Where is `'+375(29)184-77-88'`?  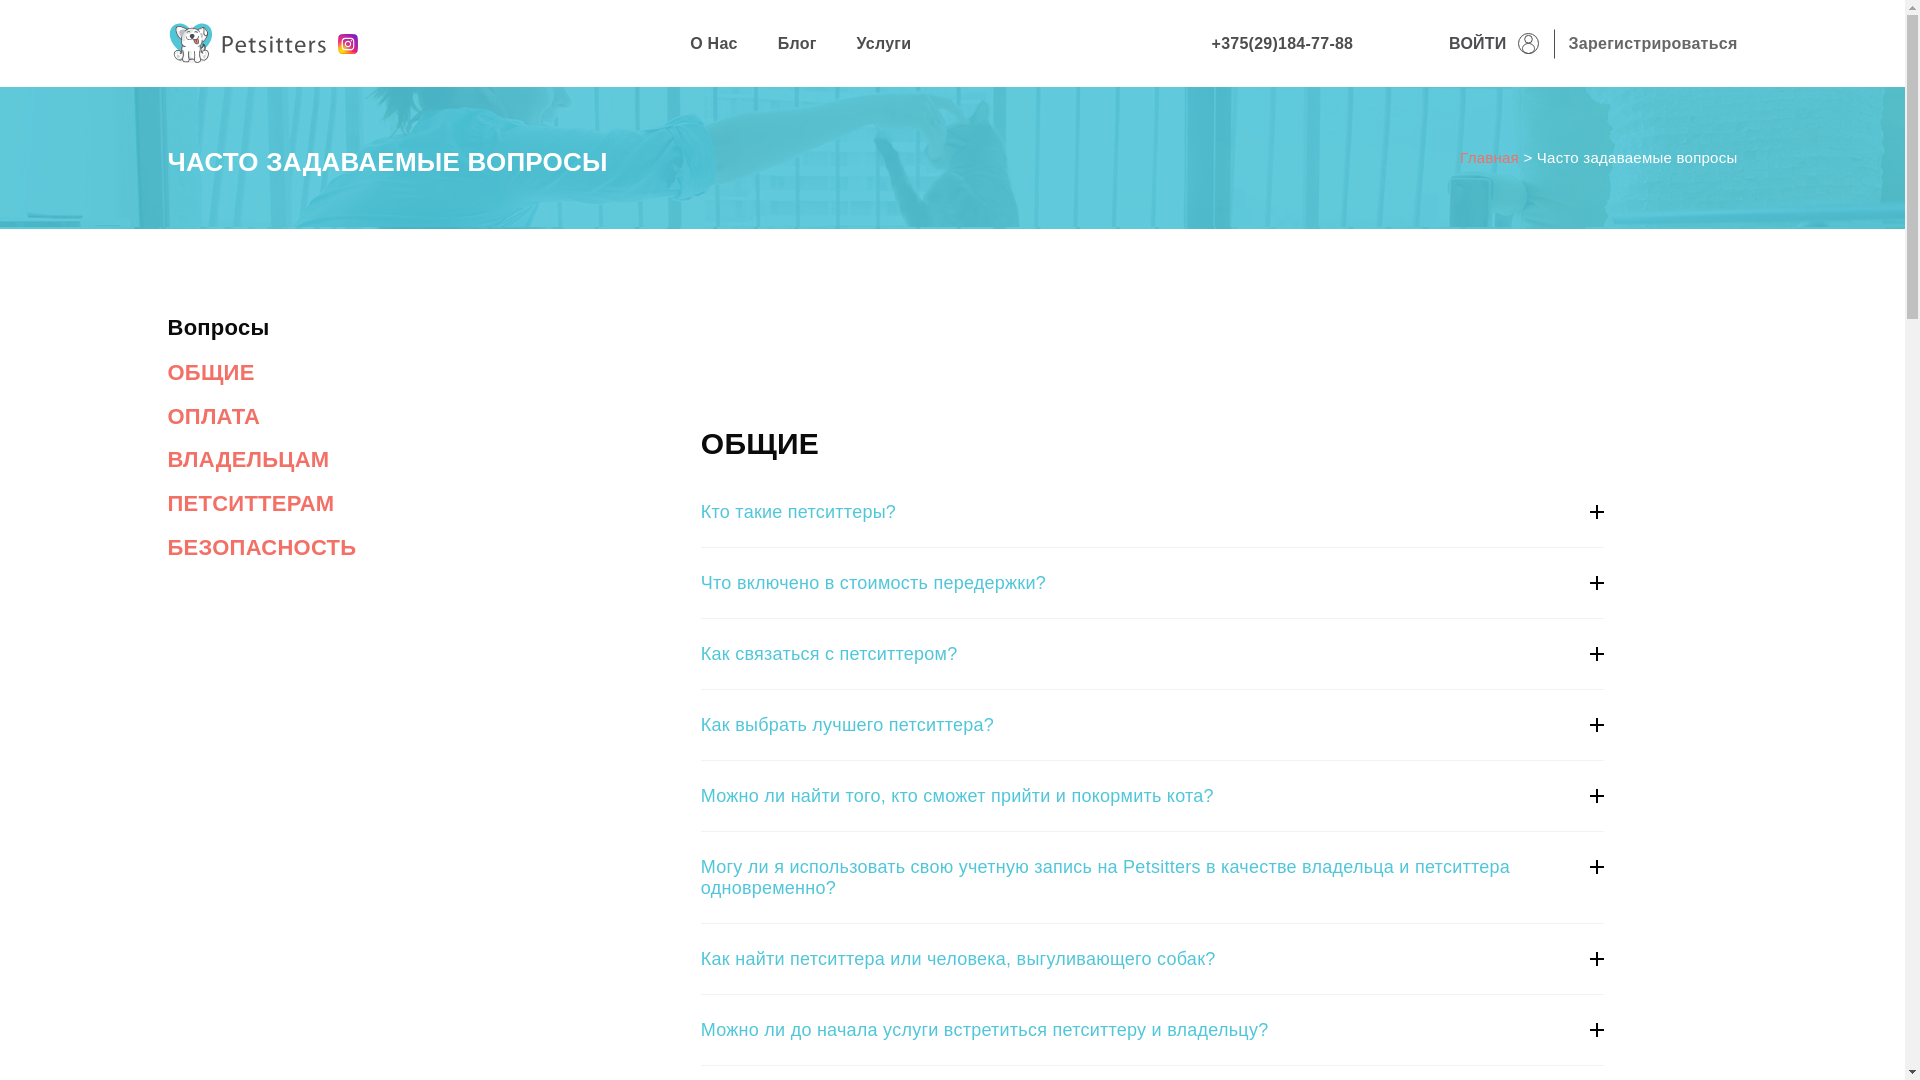 '+375(29)184-77-88' is located at coordinates (1282, 43).